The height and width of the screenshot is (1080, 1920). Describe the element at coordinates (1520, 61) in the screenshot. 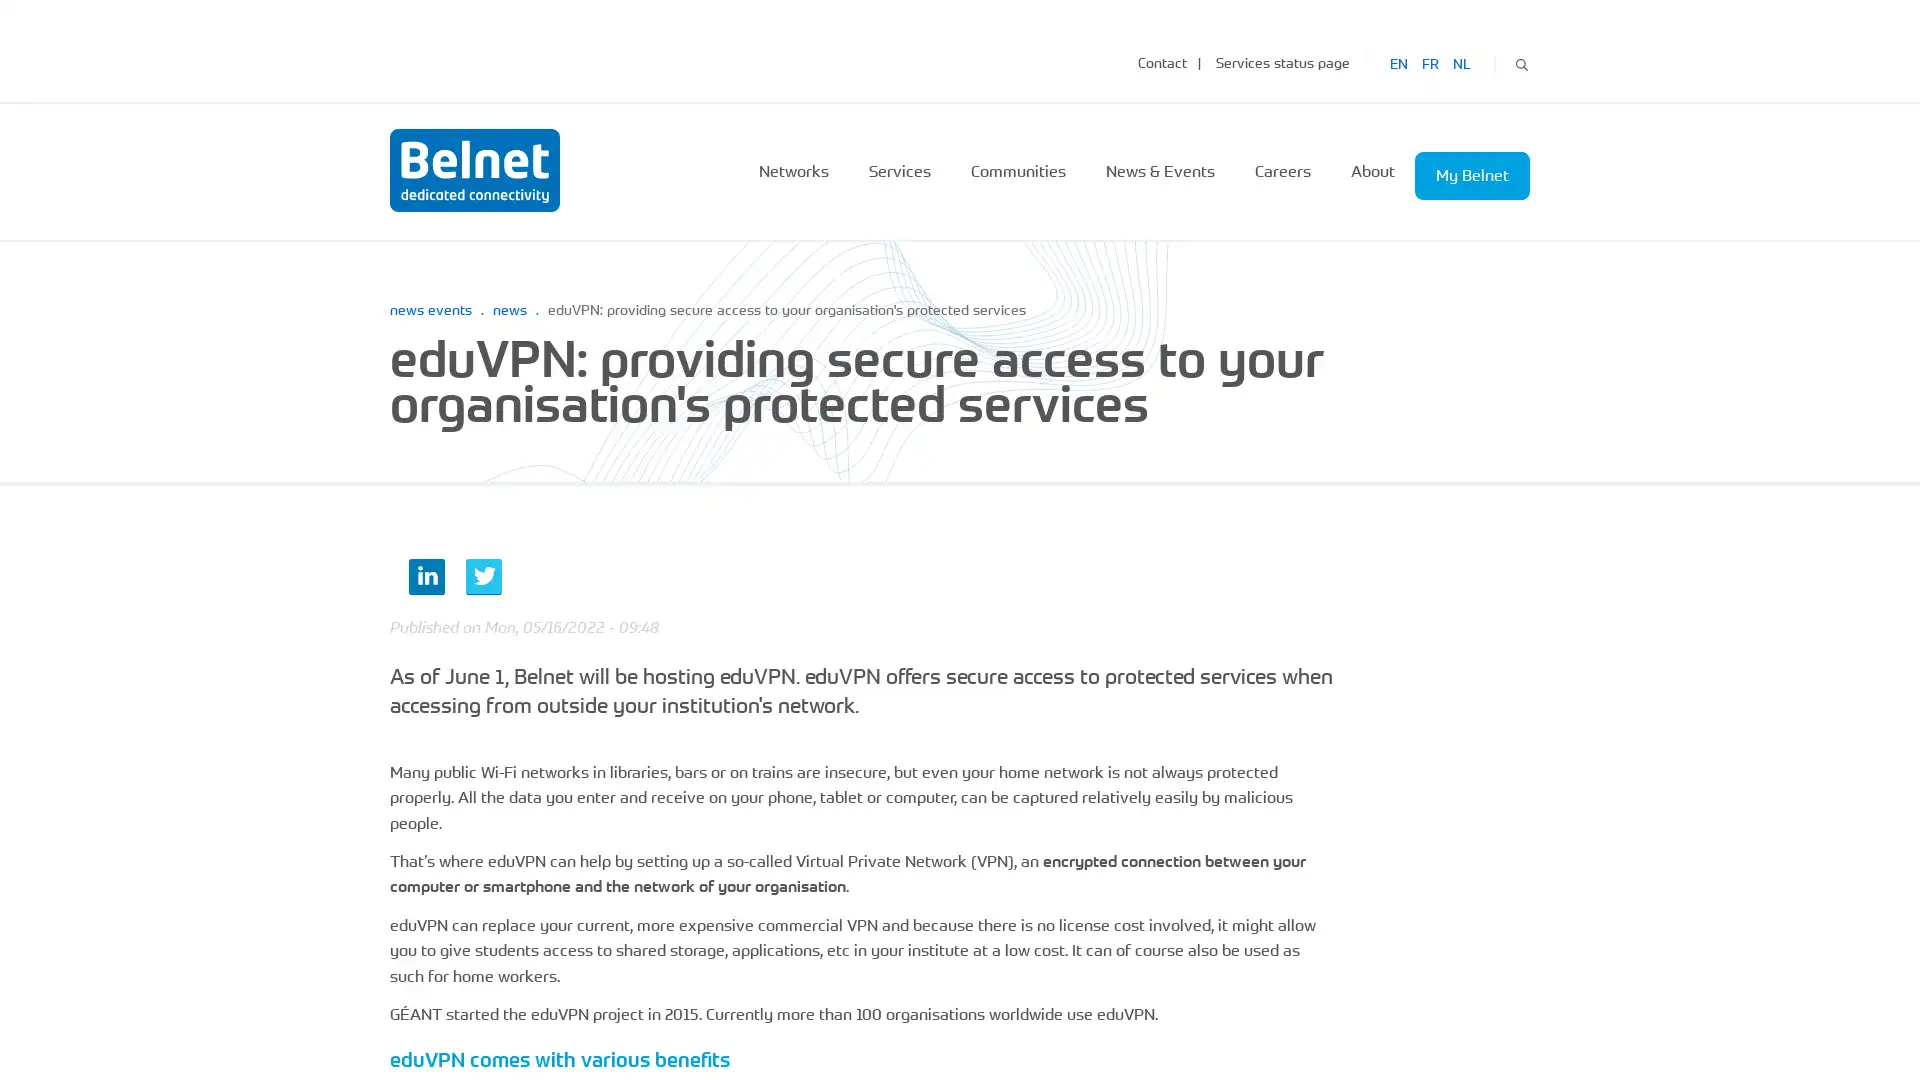

I see `Search` at that location.